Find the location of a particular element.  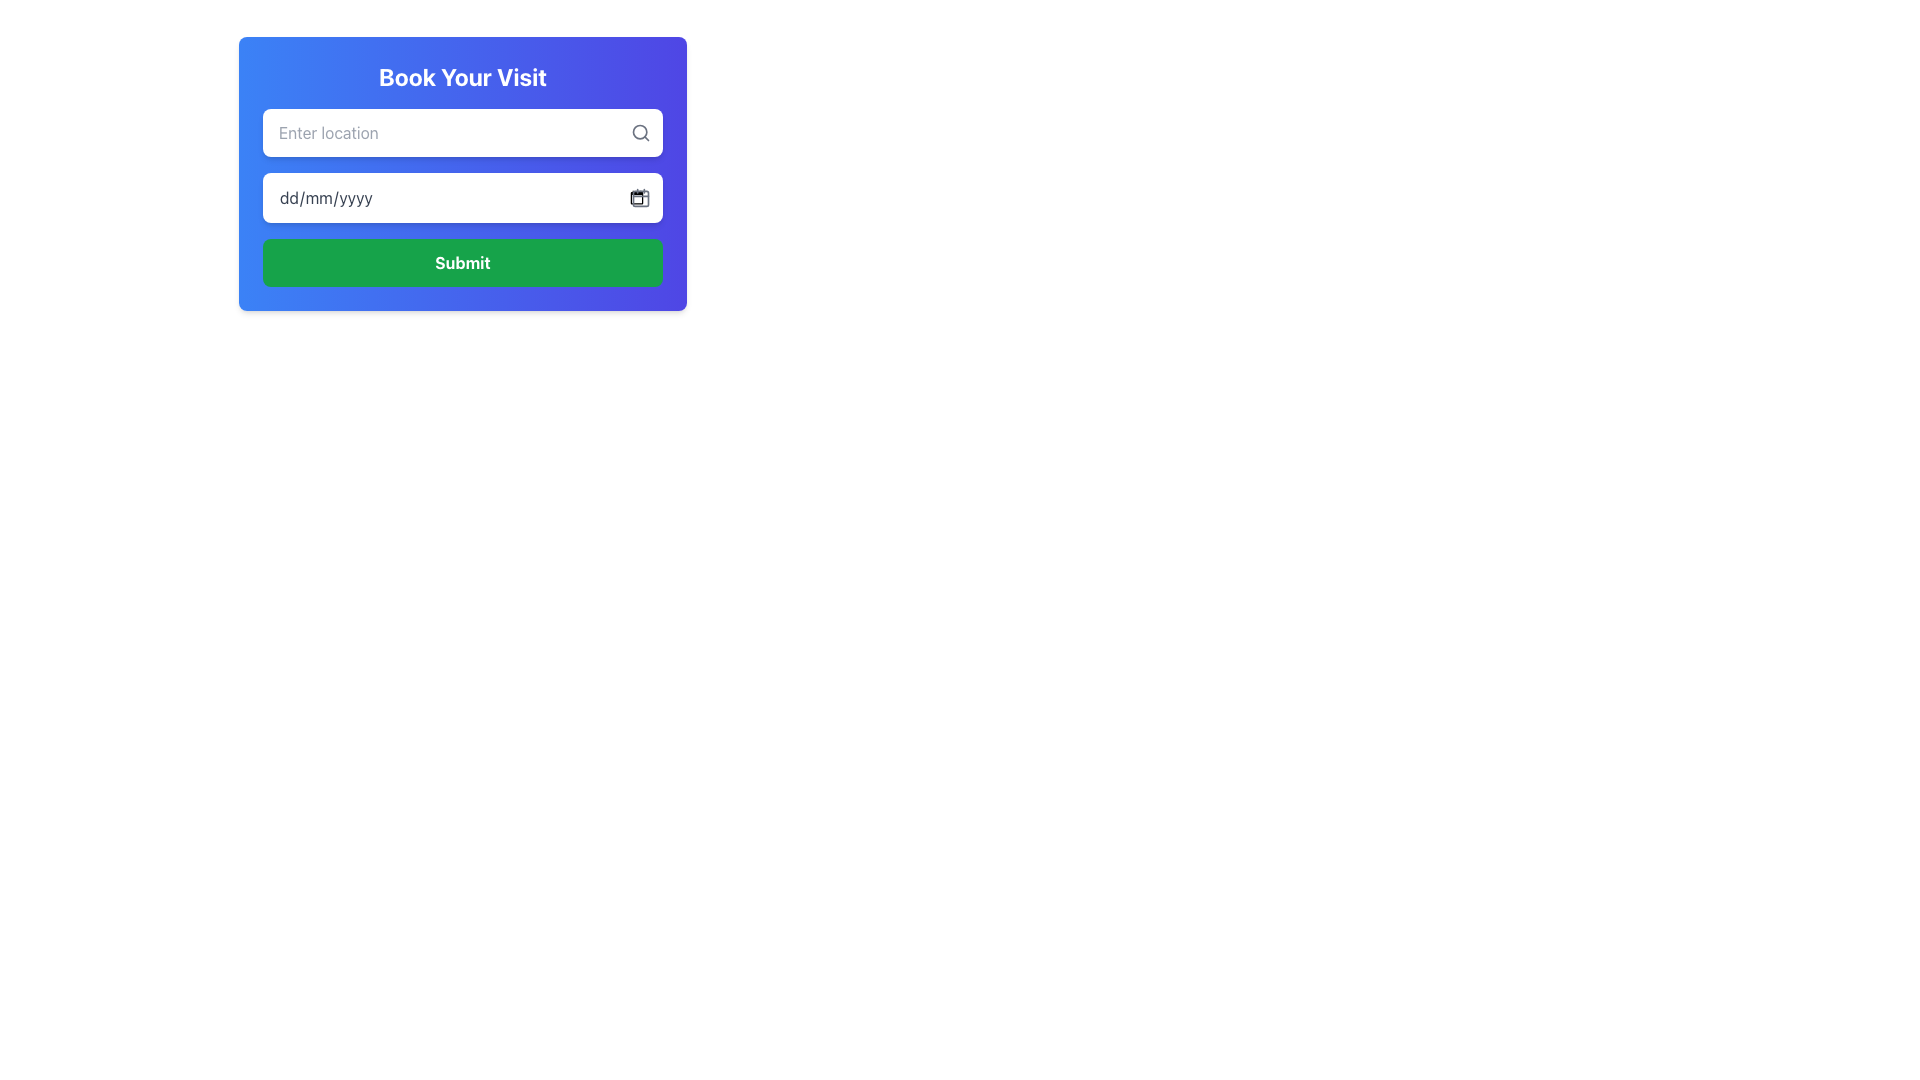

the magnifying glass icon located to the right of the 'Enter location' text input field, which is styled minimally with rounded edges and a circular border is located at coordinates (641, 132).